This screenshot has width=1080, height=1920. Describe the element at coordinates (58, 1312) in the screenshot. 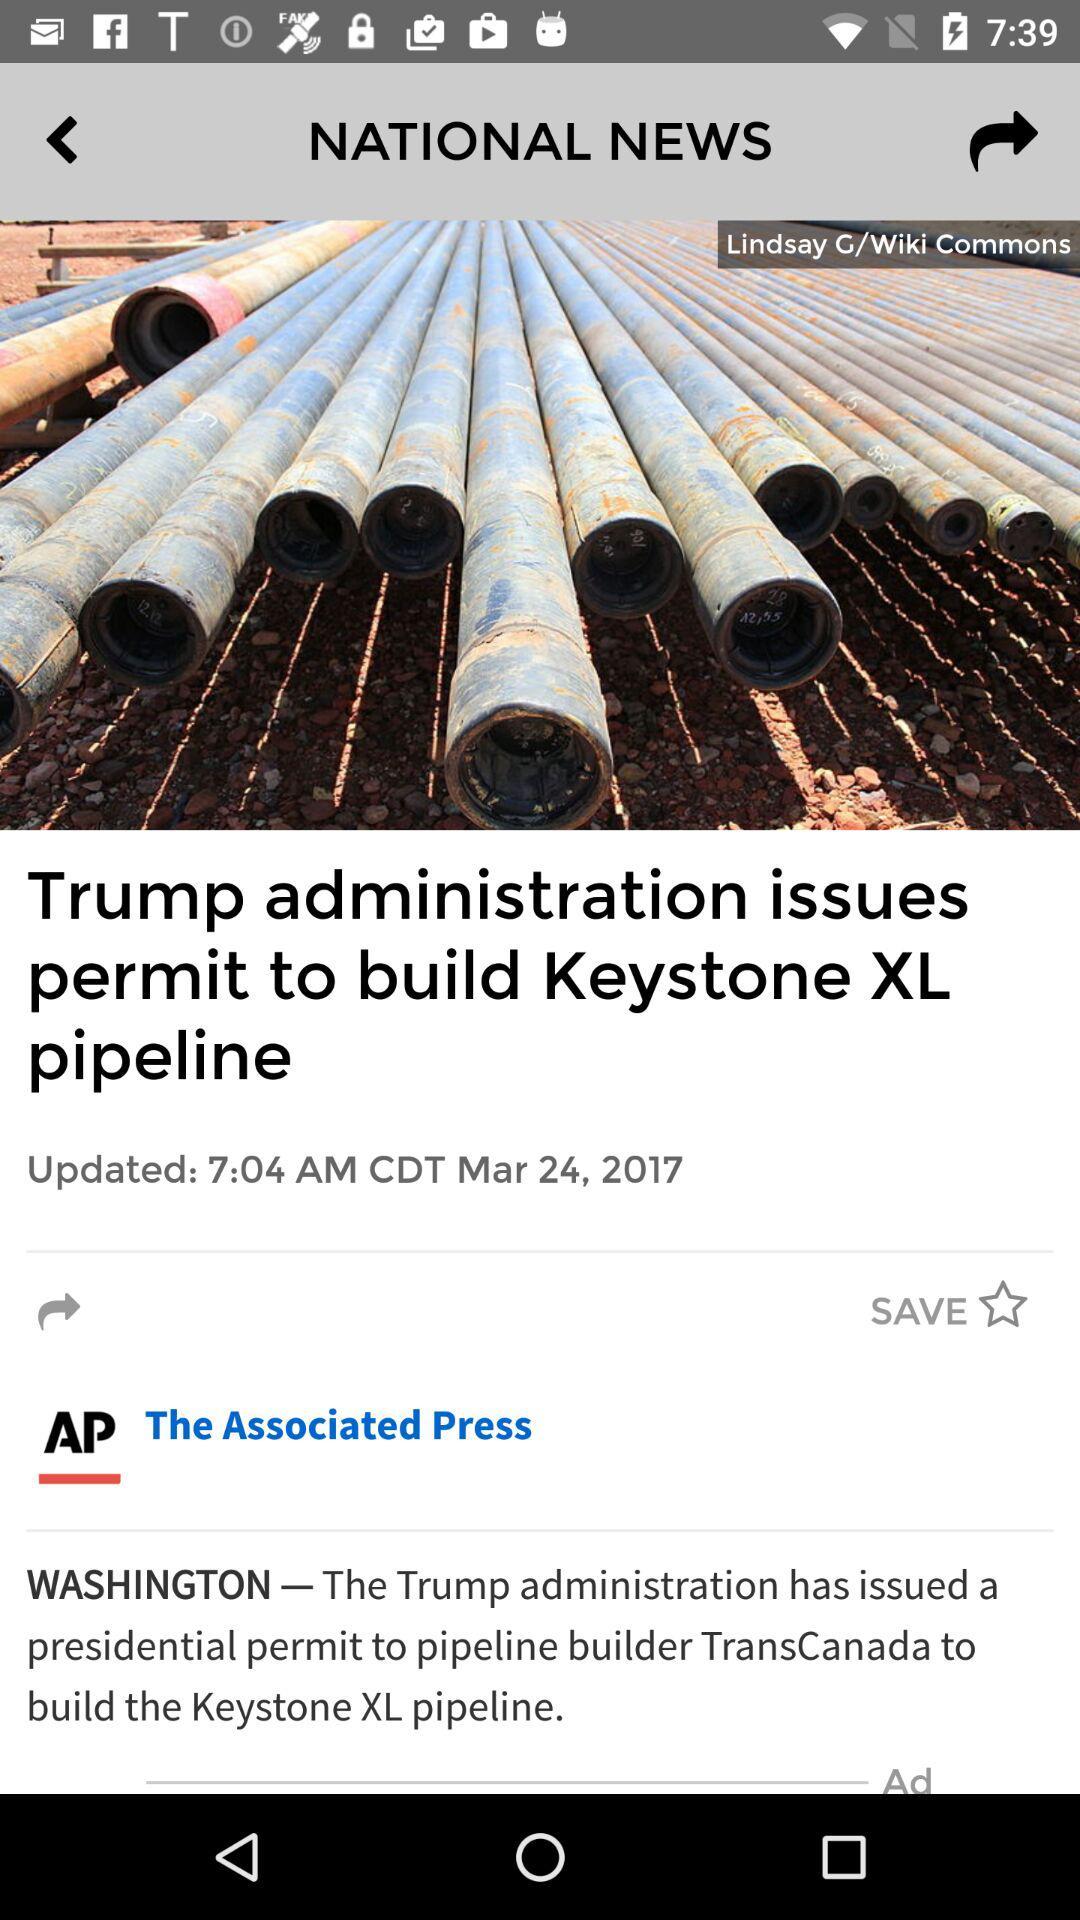

I see `item to the left of save item` at that location.